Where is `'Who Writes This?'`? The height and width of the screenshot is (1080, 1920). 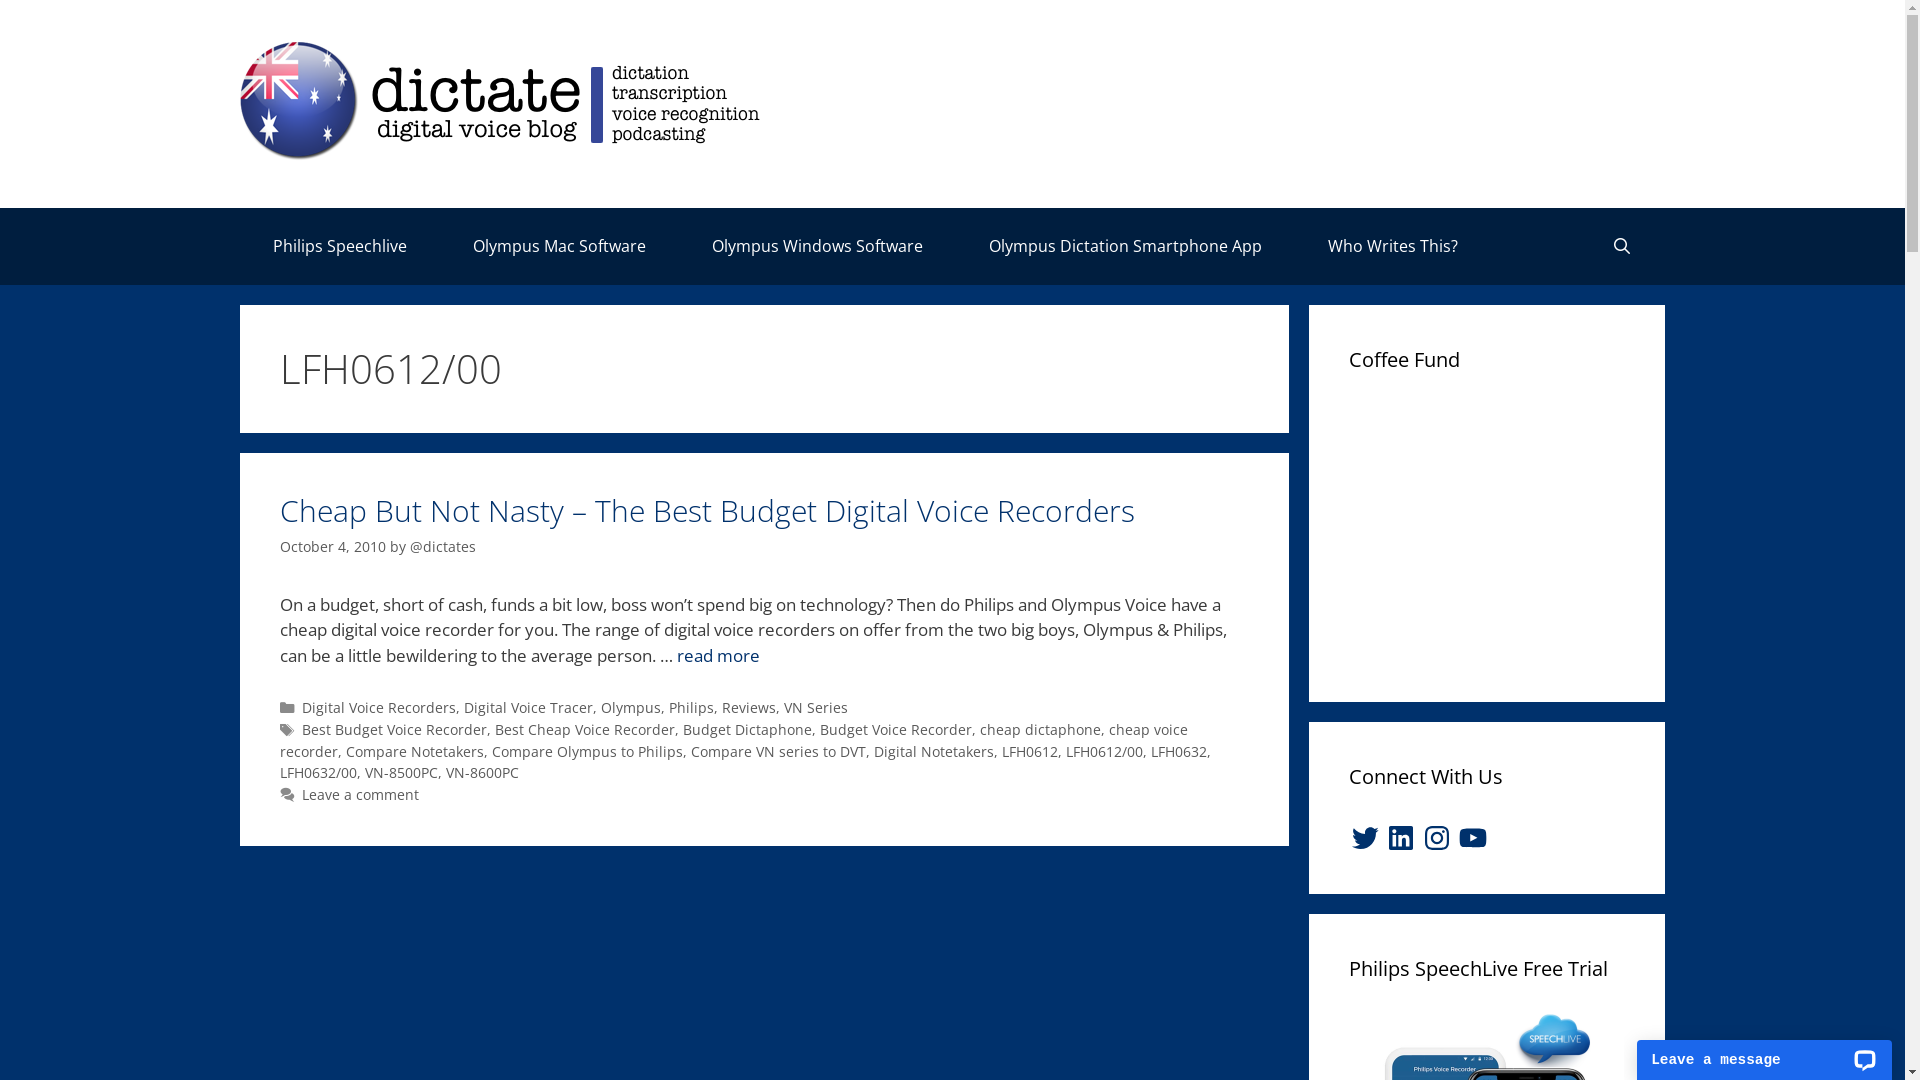
'Who Writes This?' is located at coordinates (1295, 245).